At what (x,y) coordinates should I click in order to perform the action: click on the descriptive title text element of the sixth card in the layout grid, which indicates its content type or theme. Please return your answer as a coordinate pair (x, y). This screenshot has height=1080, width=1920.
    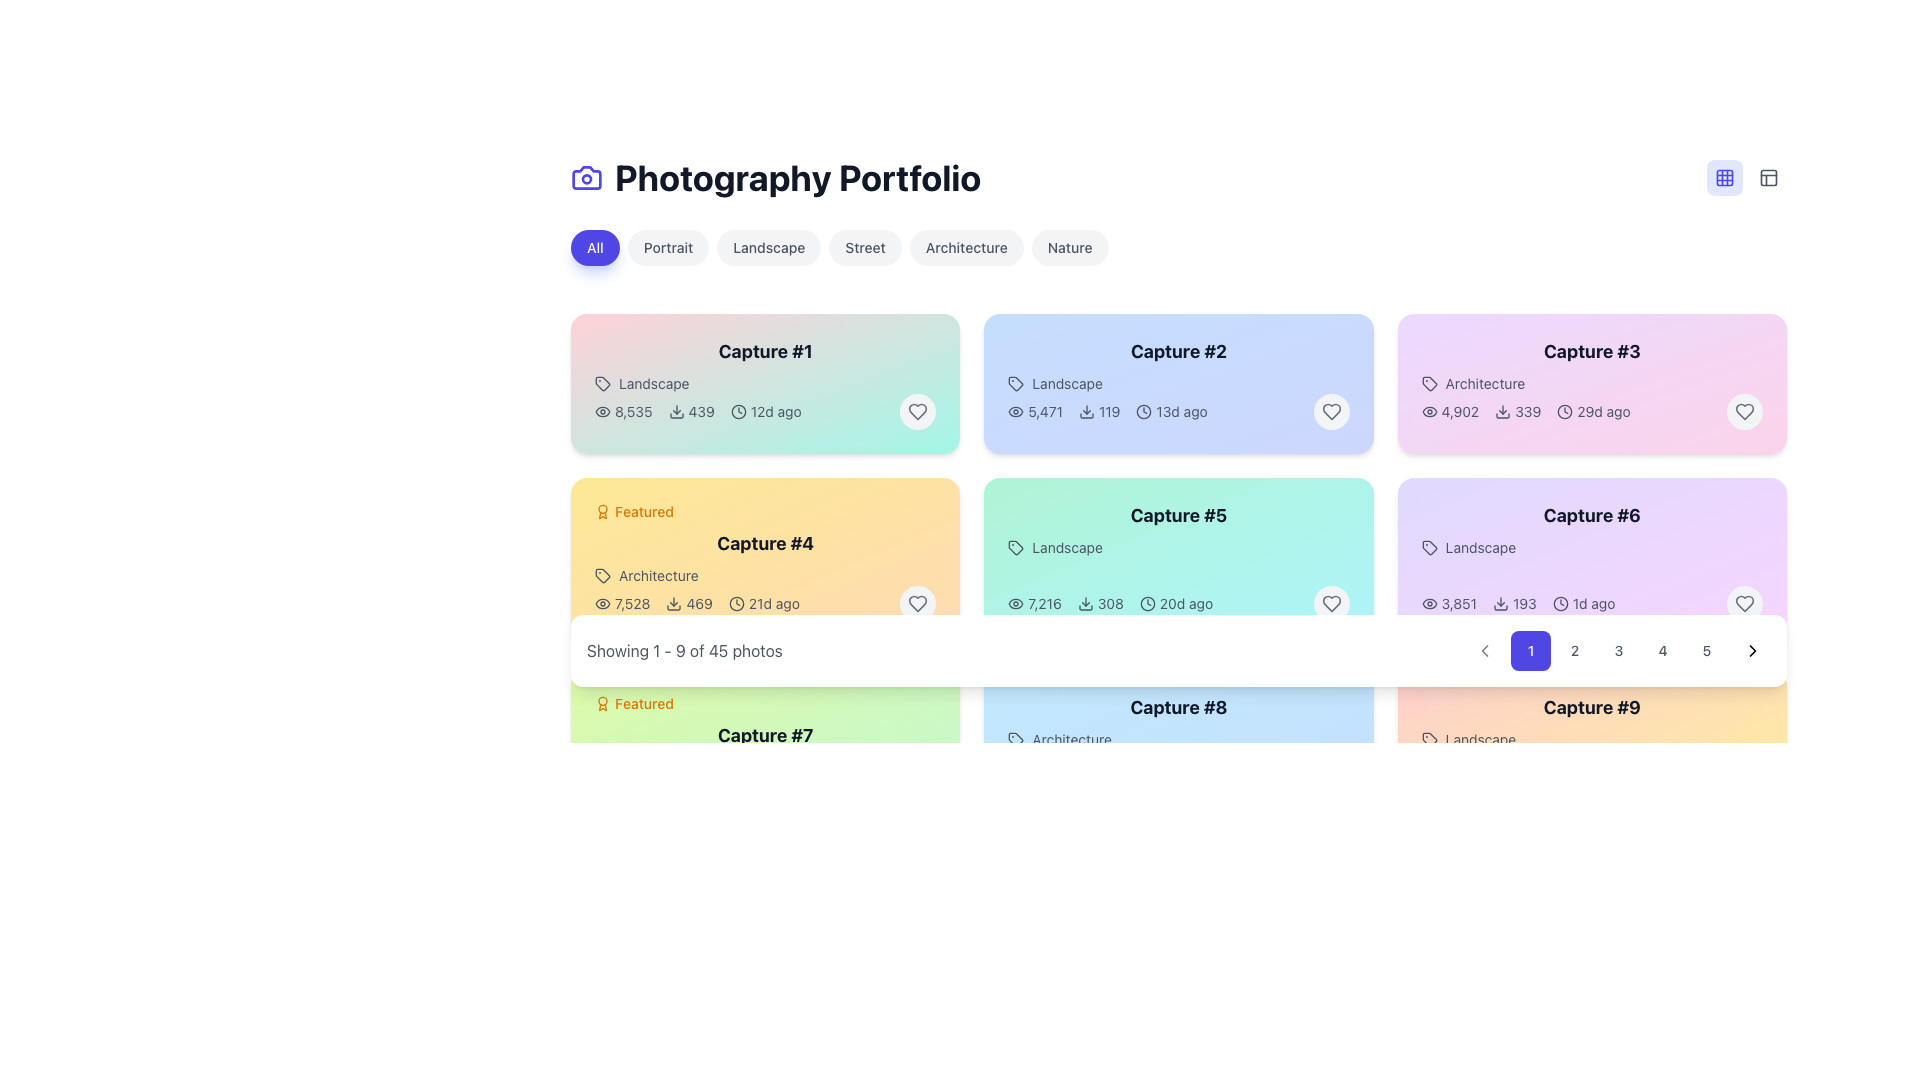
    Looking at the image, I should click on (1591, 528).